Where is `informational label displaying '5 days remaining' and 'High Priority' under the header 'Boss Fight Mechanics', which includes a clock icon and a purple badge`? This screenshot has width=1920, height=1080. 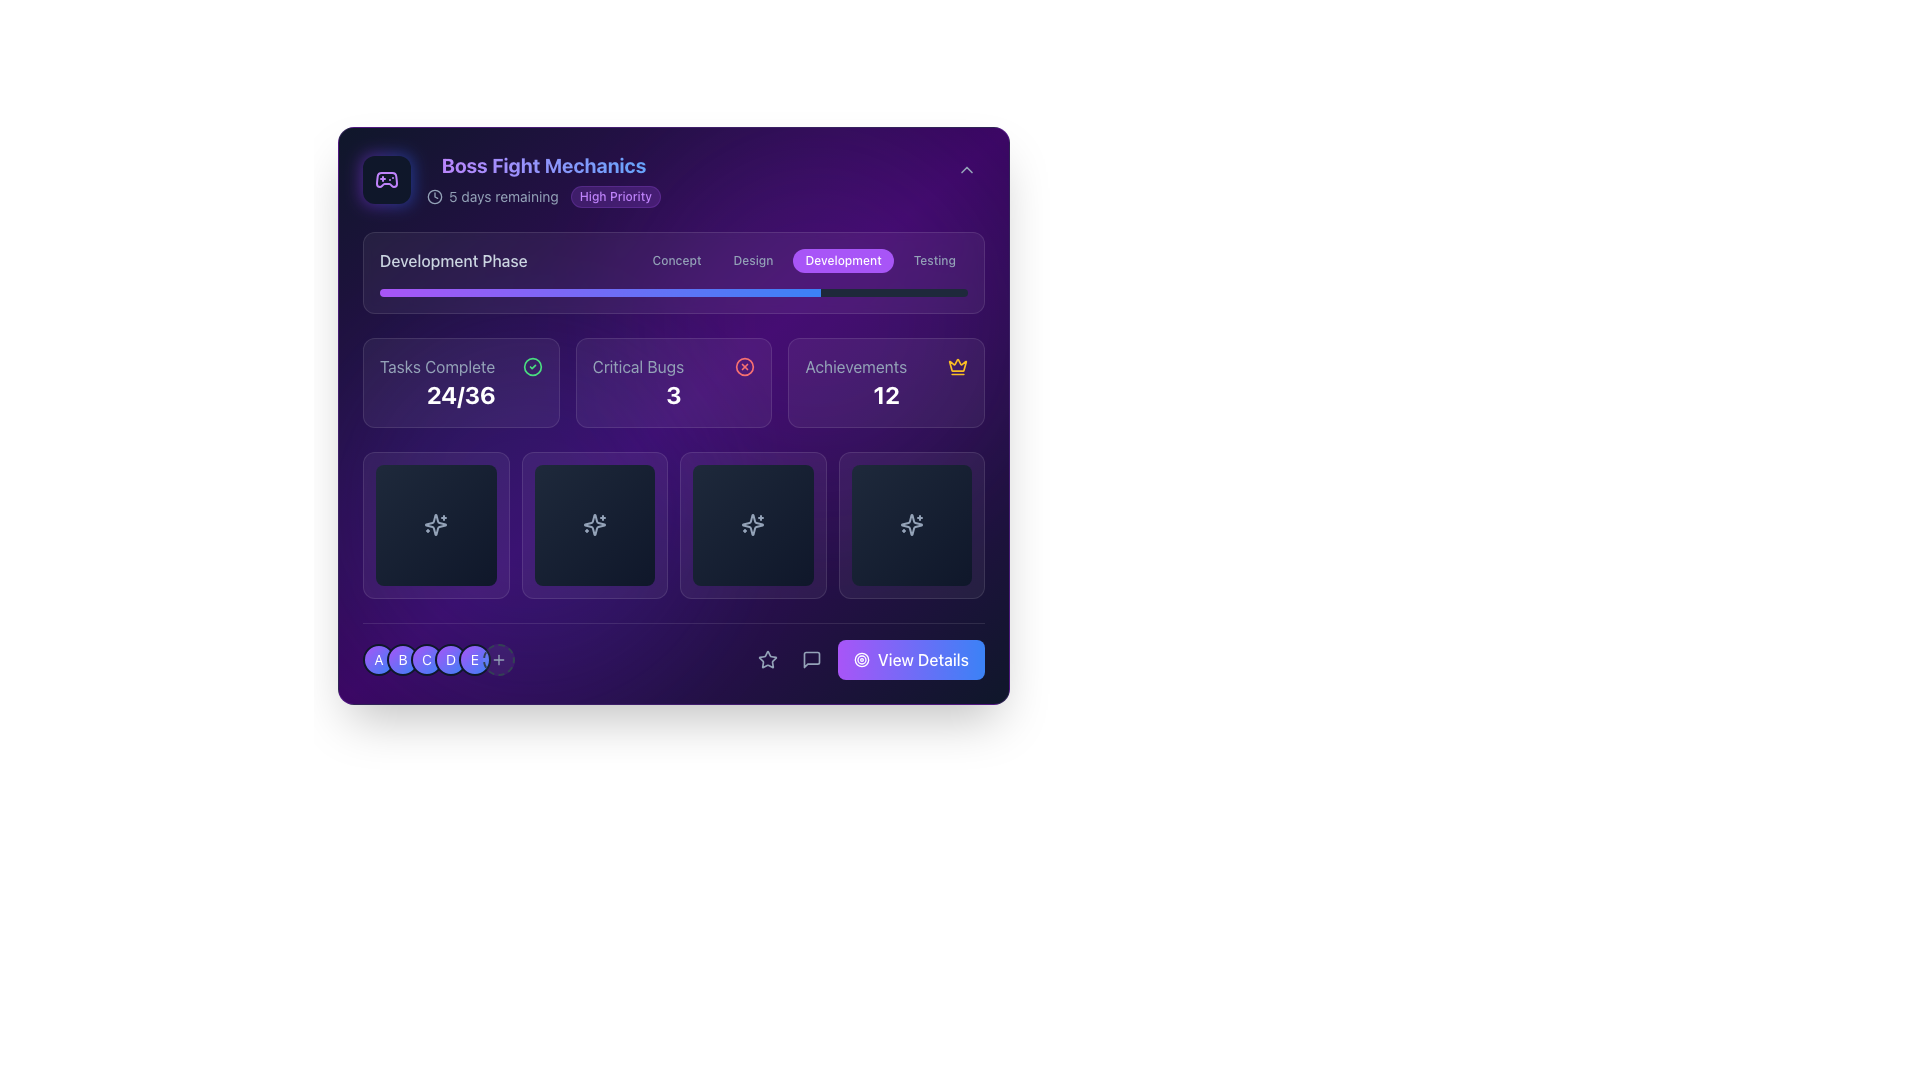
informational label displaying '5 days remaining' and 'High Priority' under the header 'Boss Fight Mechanics', which includes a clock icon and a purple badge is located at coordinates (543, 196).